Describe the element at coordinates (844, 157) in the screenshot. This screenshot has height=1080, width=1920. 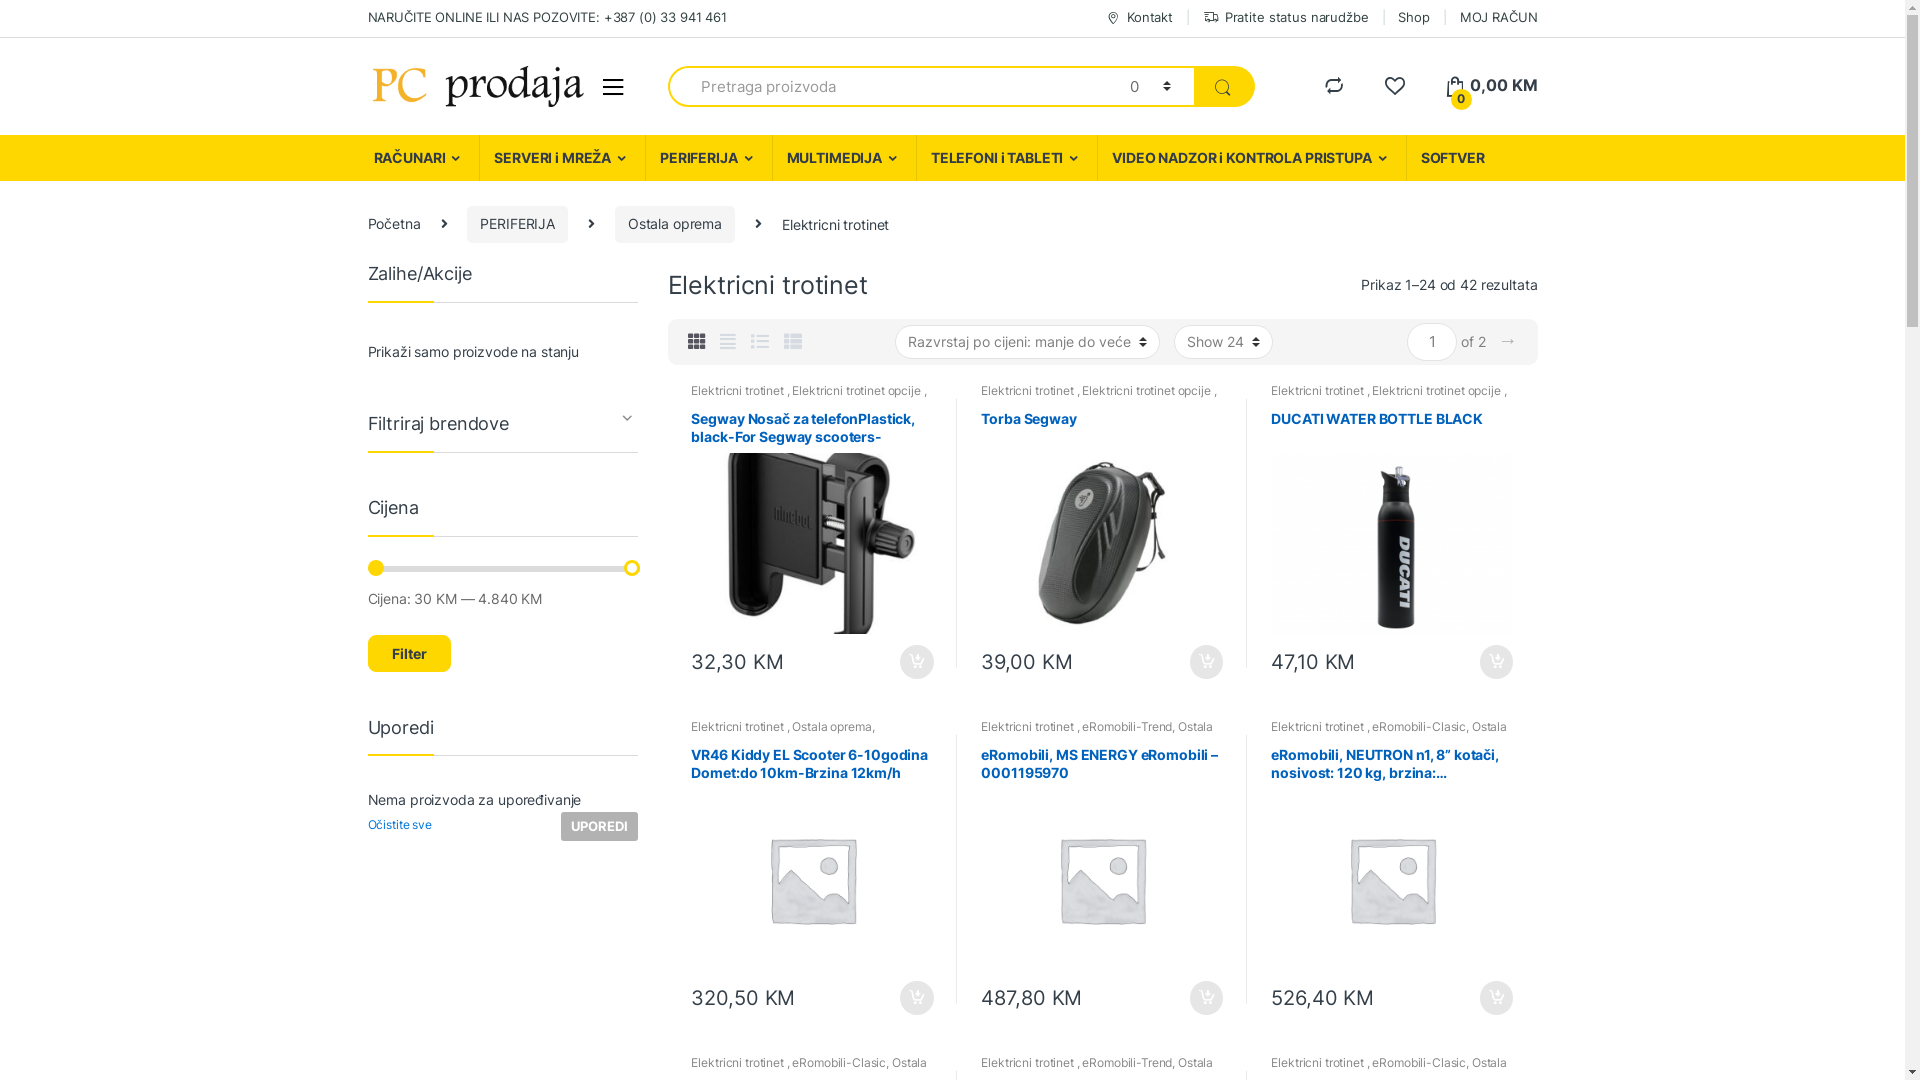
I see `'MULTIMEDIJA'` at that location.